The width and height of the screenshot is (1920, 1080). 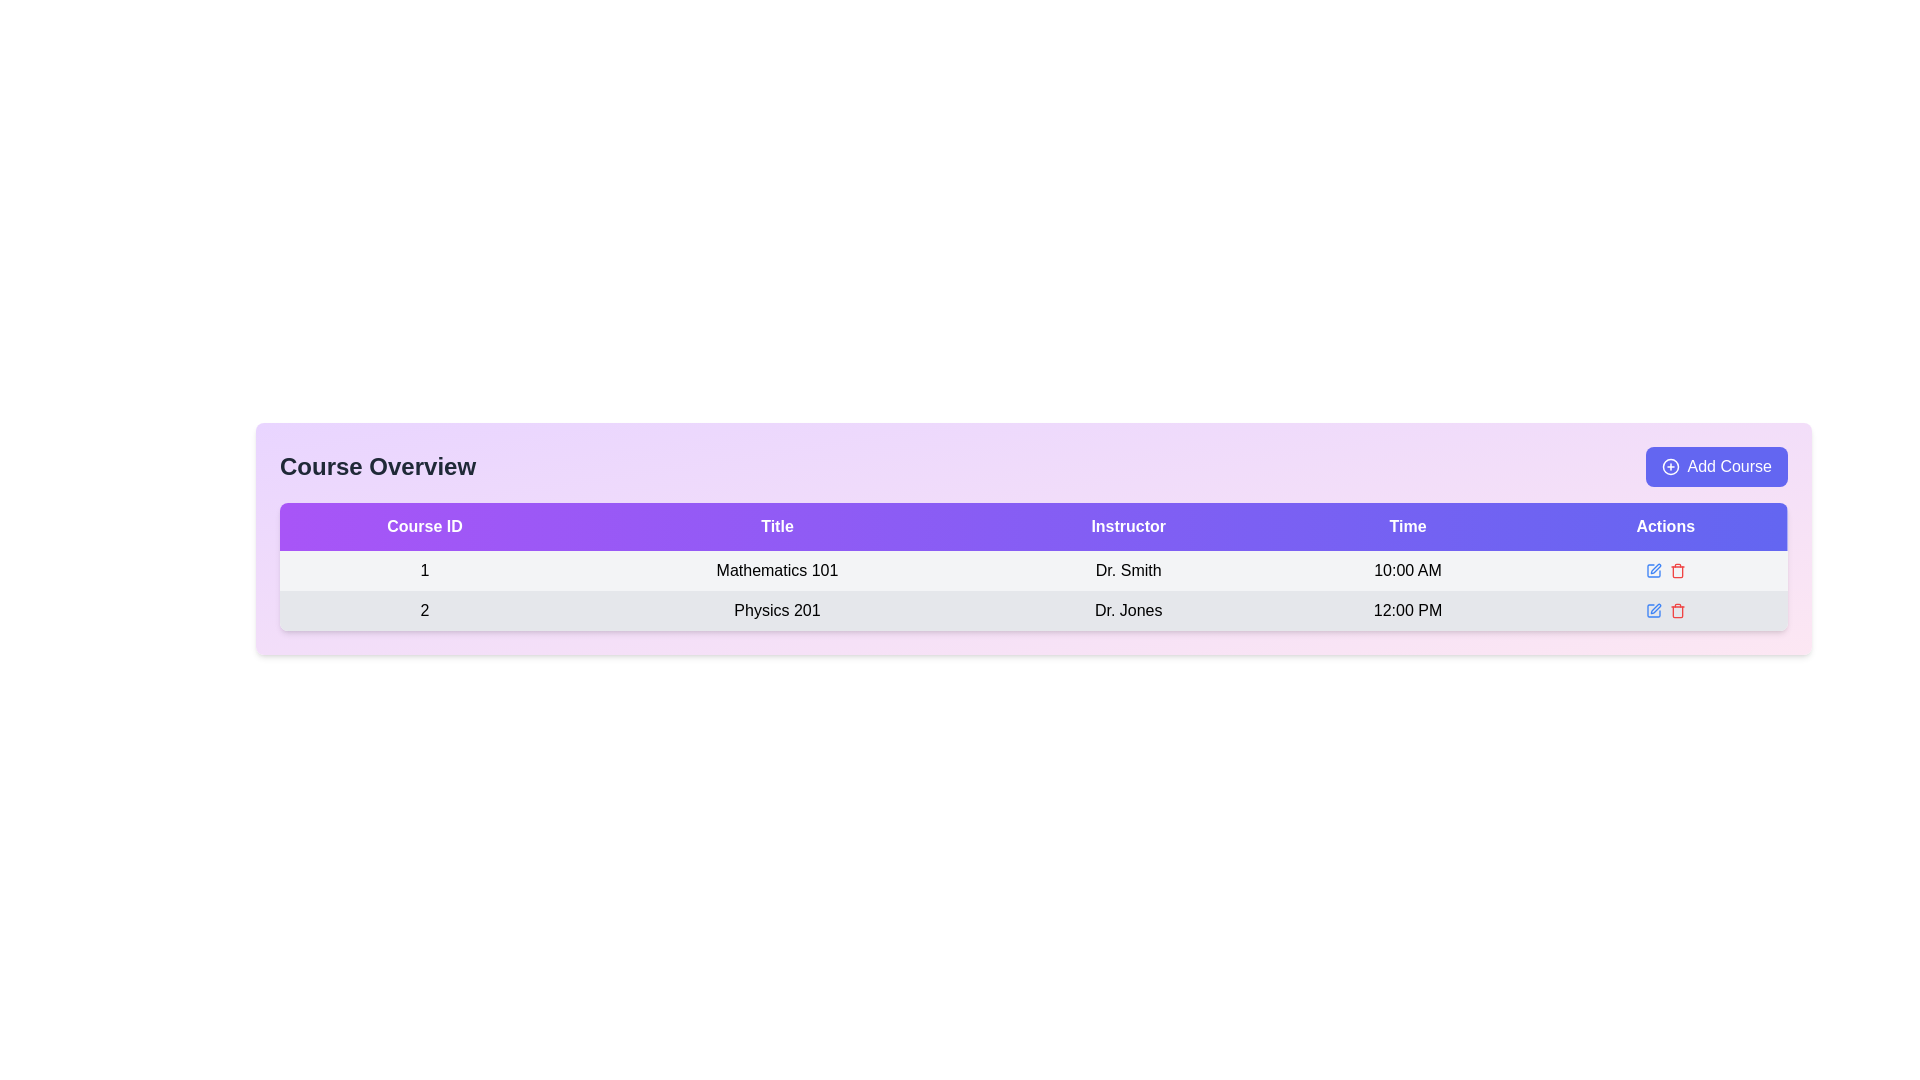 What do you see at coordinates (776, 570) in the screenshot?
I see `title of the first course listed in the table under the 'Course Overview' heading, located in the second column of the first row, positioned between the 'Course ID' column and the 'Instructor' column` at bounding box center [776, 570].